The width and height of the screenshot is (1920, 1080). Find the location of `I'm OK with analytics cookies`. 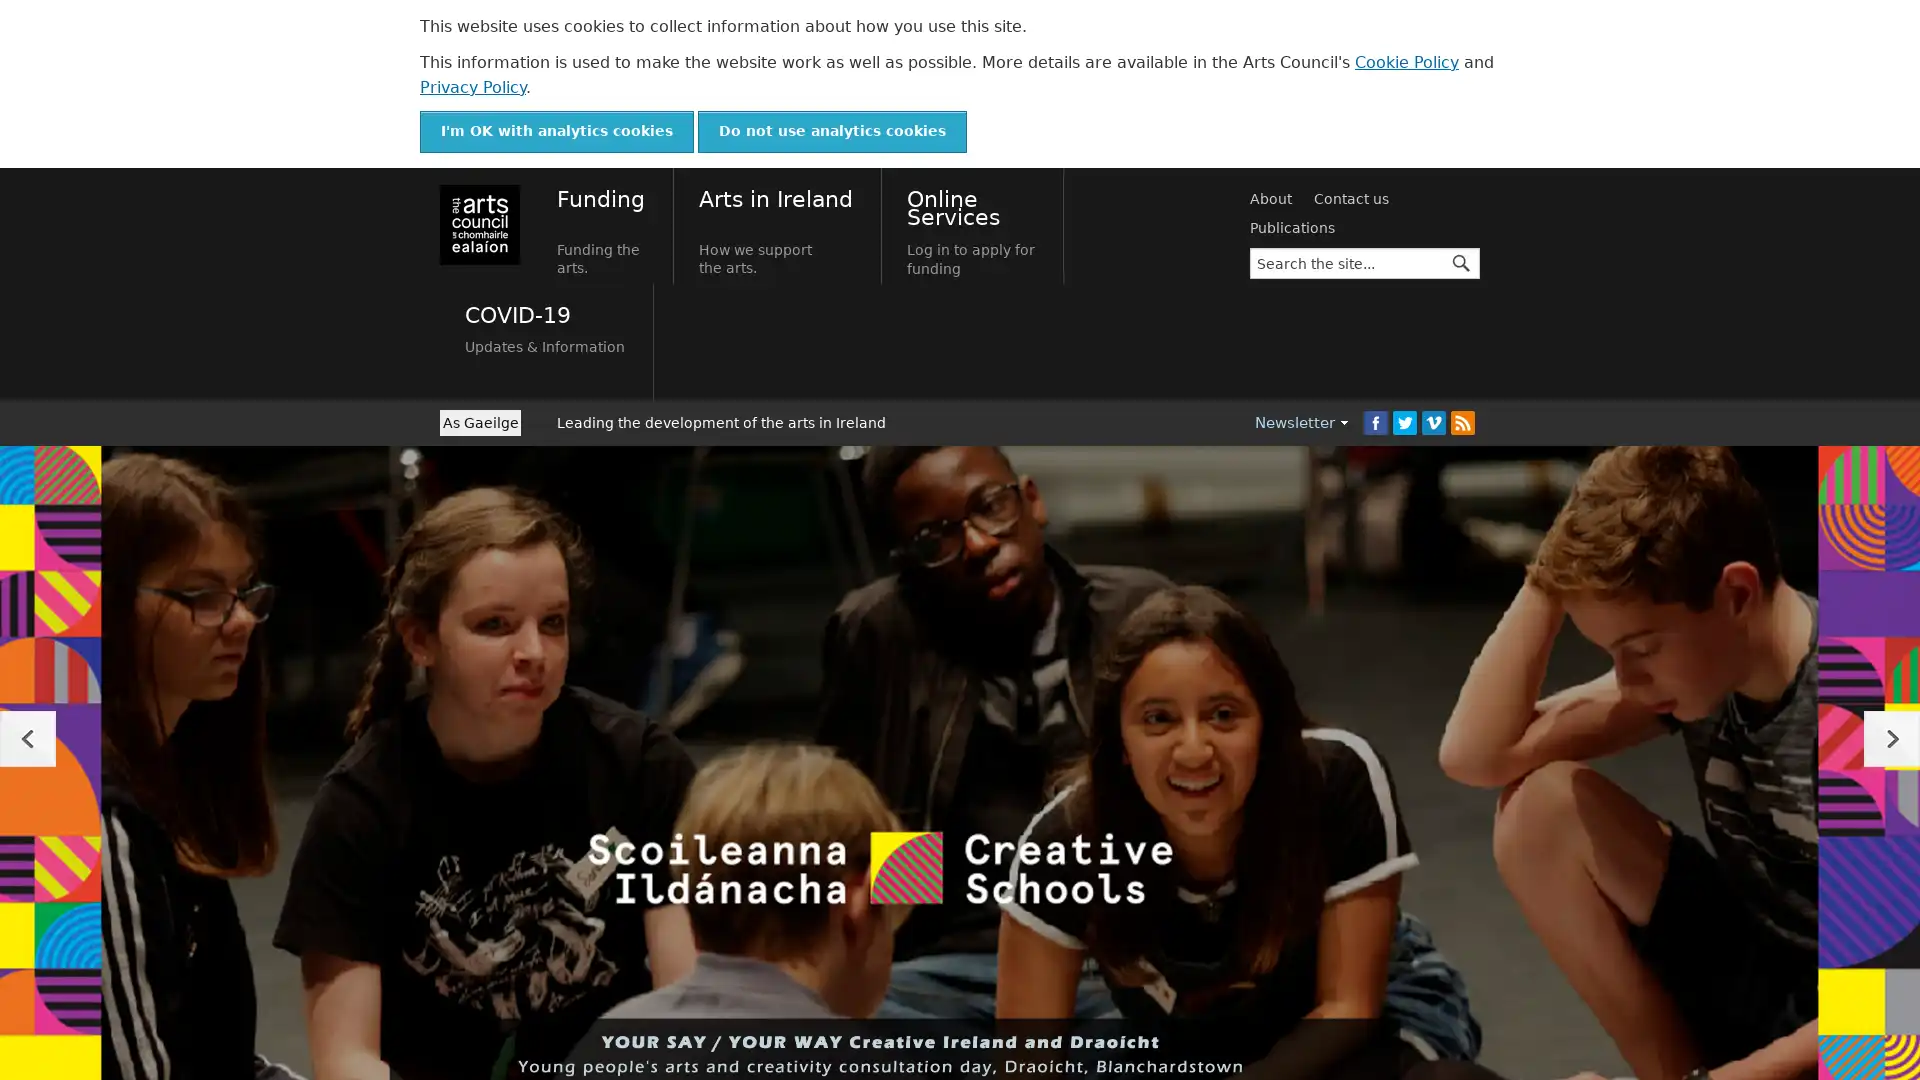

I'm OK with analytics cookies is located at coordinates (556, 131).